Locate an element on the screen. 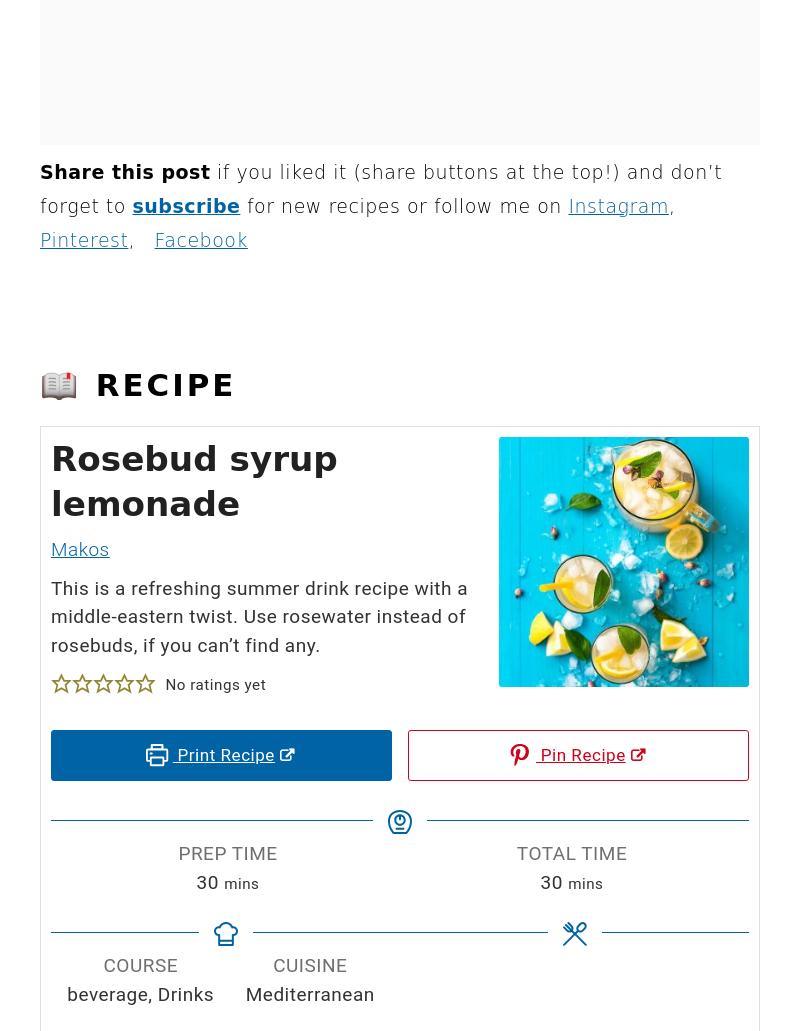  'Rosebud syrup lemonade' is located at coordinates (50, 480).